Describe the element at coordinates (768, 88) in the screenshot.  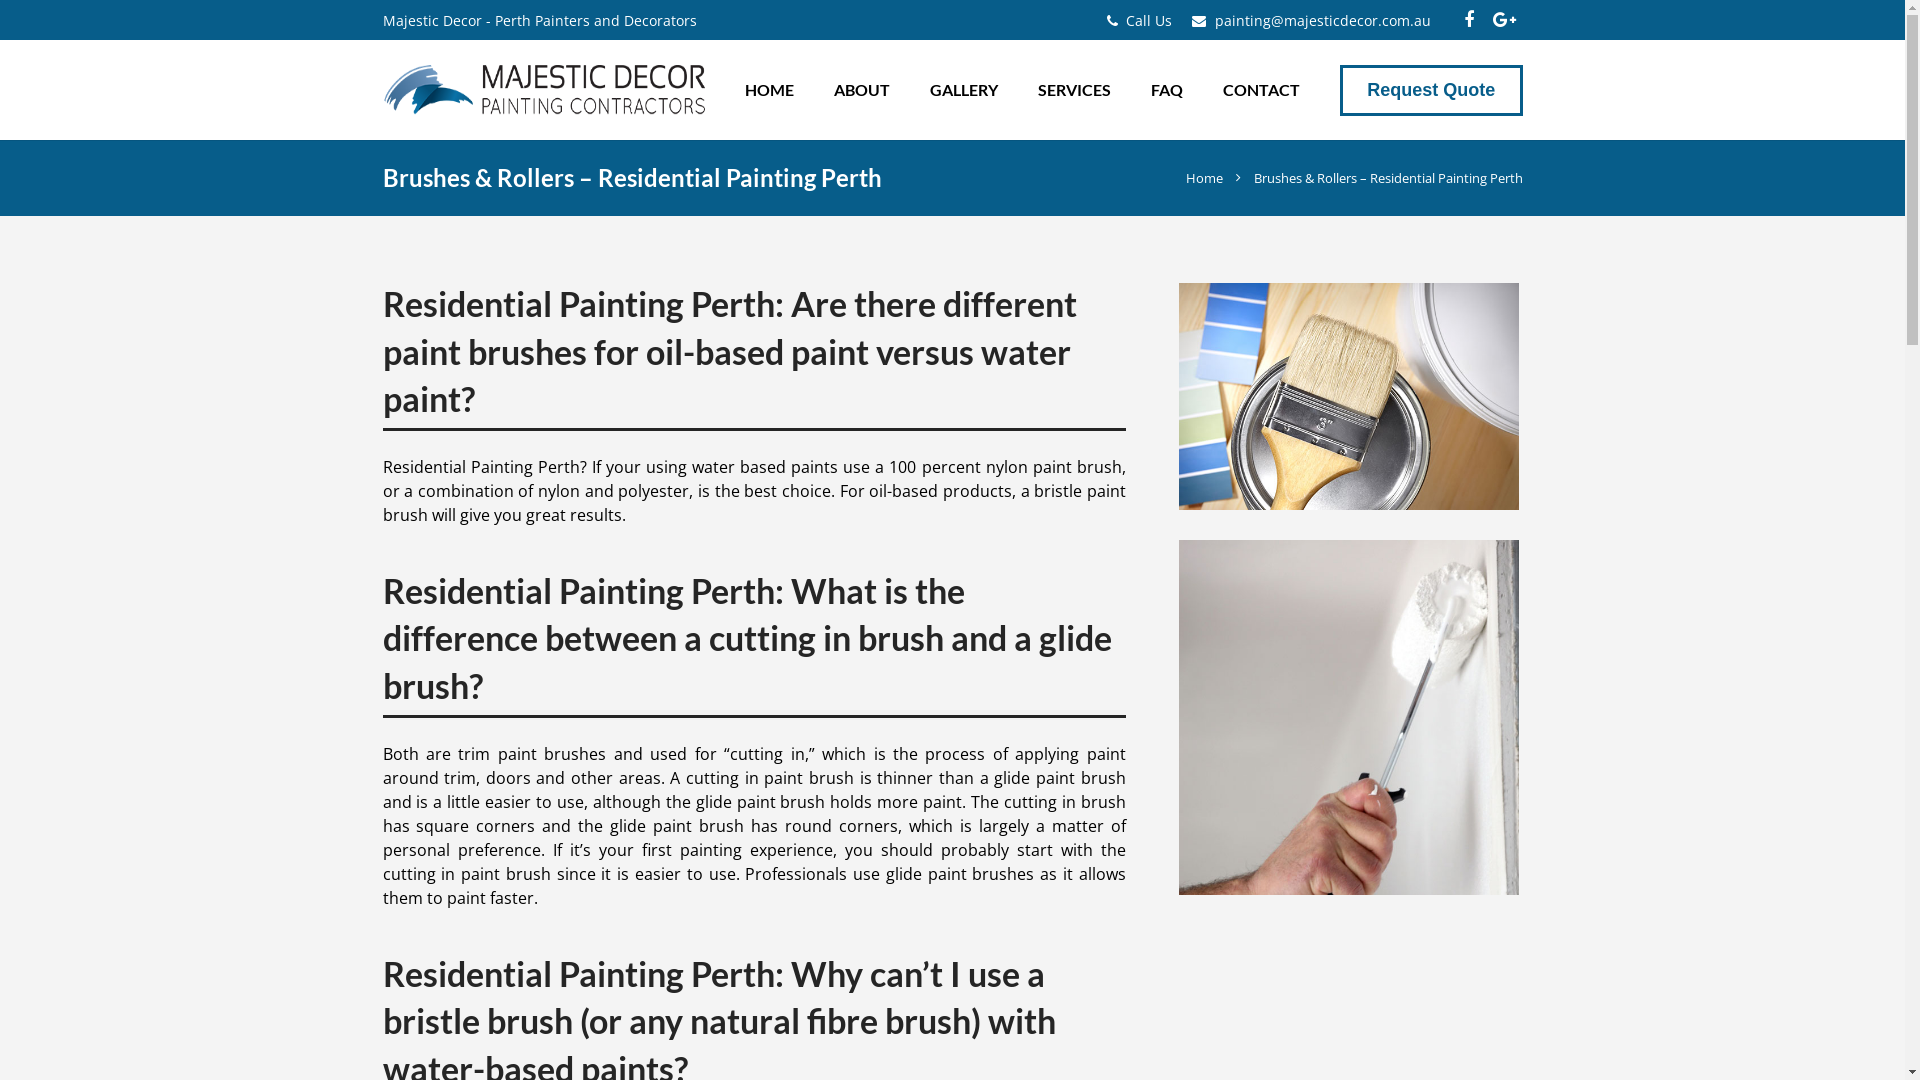
I see `'HOME'` at that location.